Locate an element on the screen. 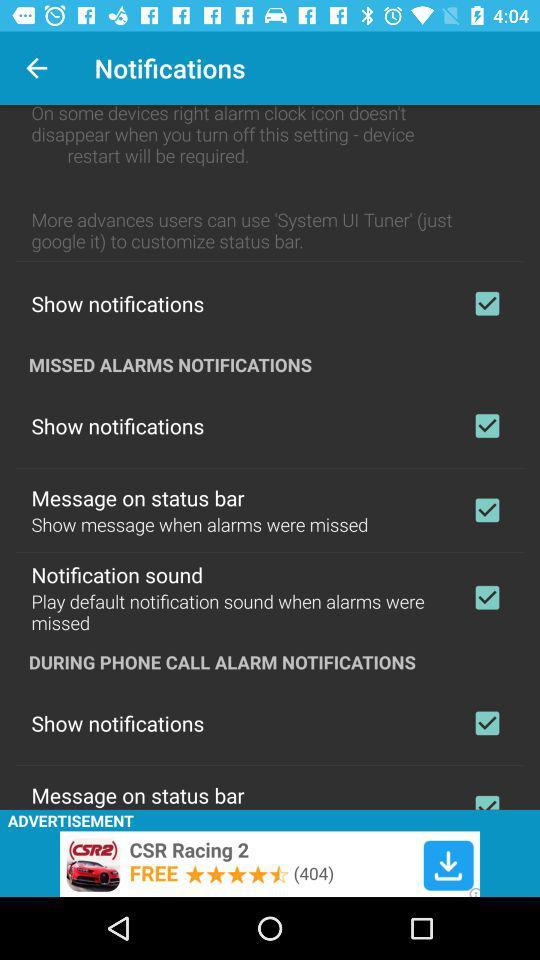  the button which is next to show notifications is located at coordinates (486, 425).